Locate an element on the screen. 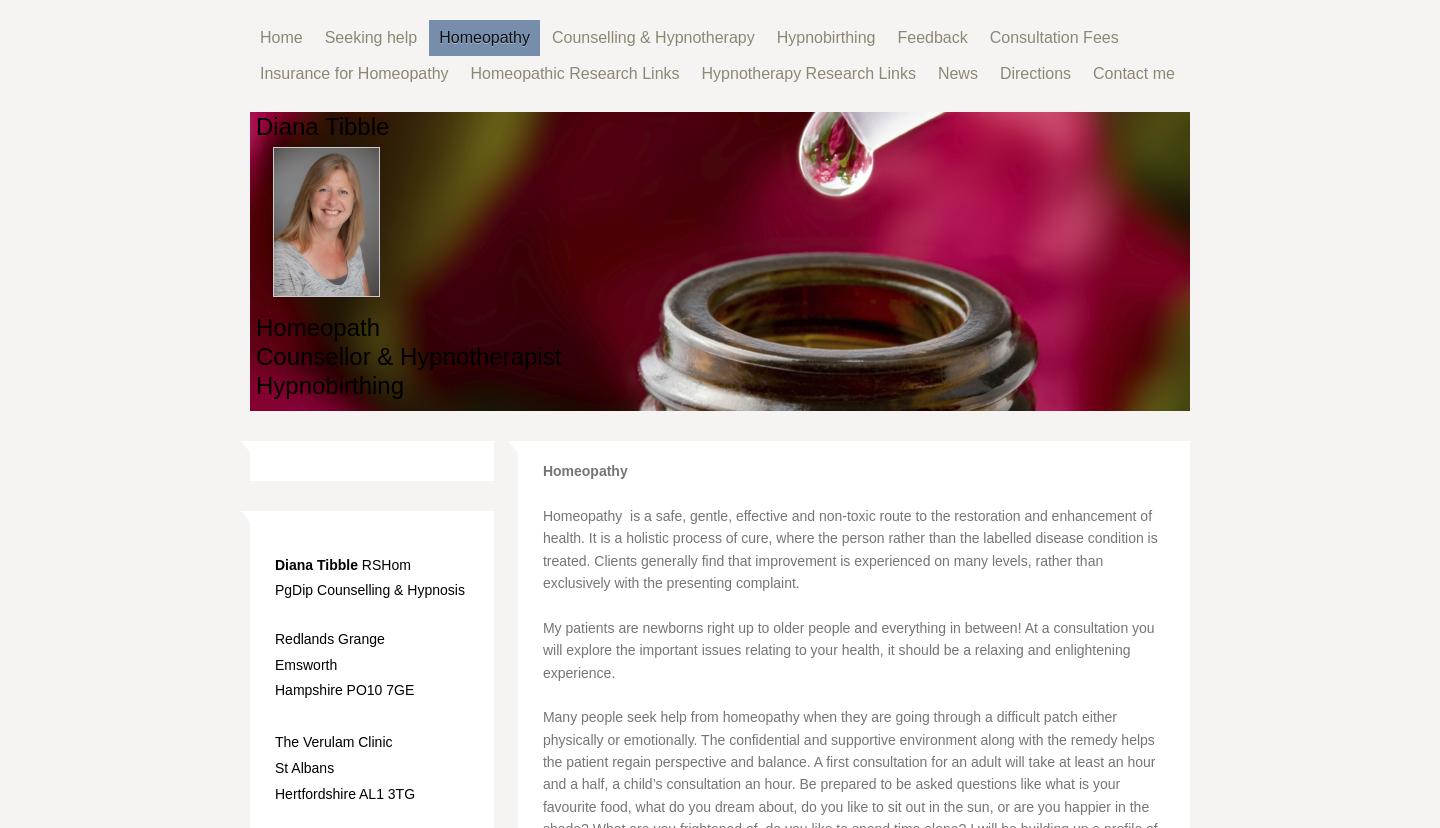 This screenshot has width=1440, height=828. 'PO10 7GE' is located at coordinates (379, 688).